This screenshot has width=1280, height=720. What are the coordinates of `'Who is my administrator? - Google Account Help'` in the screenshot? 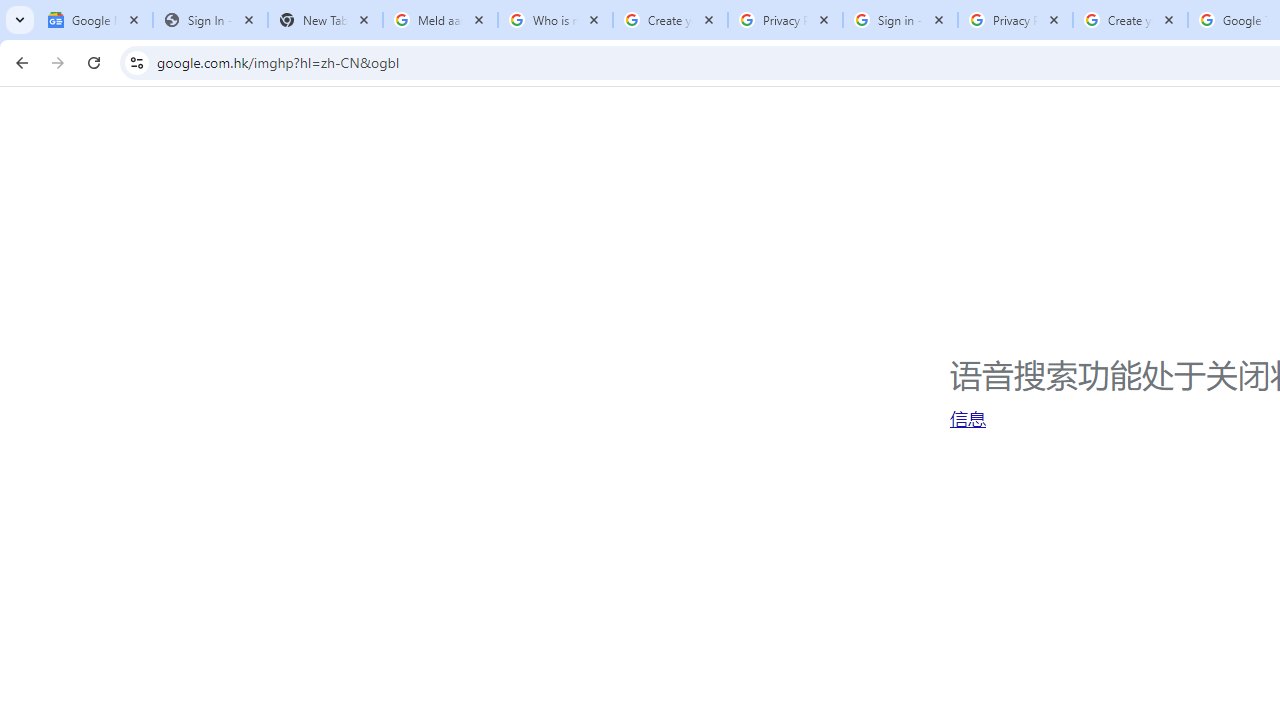 It's located at (555, 20).